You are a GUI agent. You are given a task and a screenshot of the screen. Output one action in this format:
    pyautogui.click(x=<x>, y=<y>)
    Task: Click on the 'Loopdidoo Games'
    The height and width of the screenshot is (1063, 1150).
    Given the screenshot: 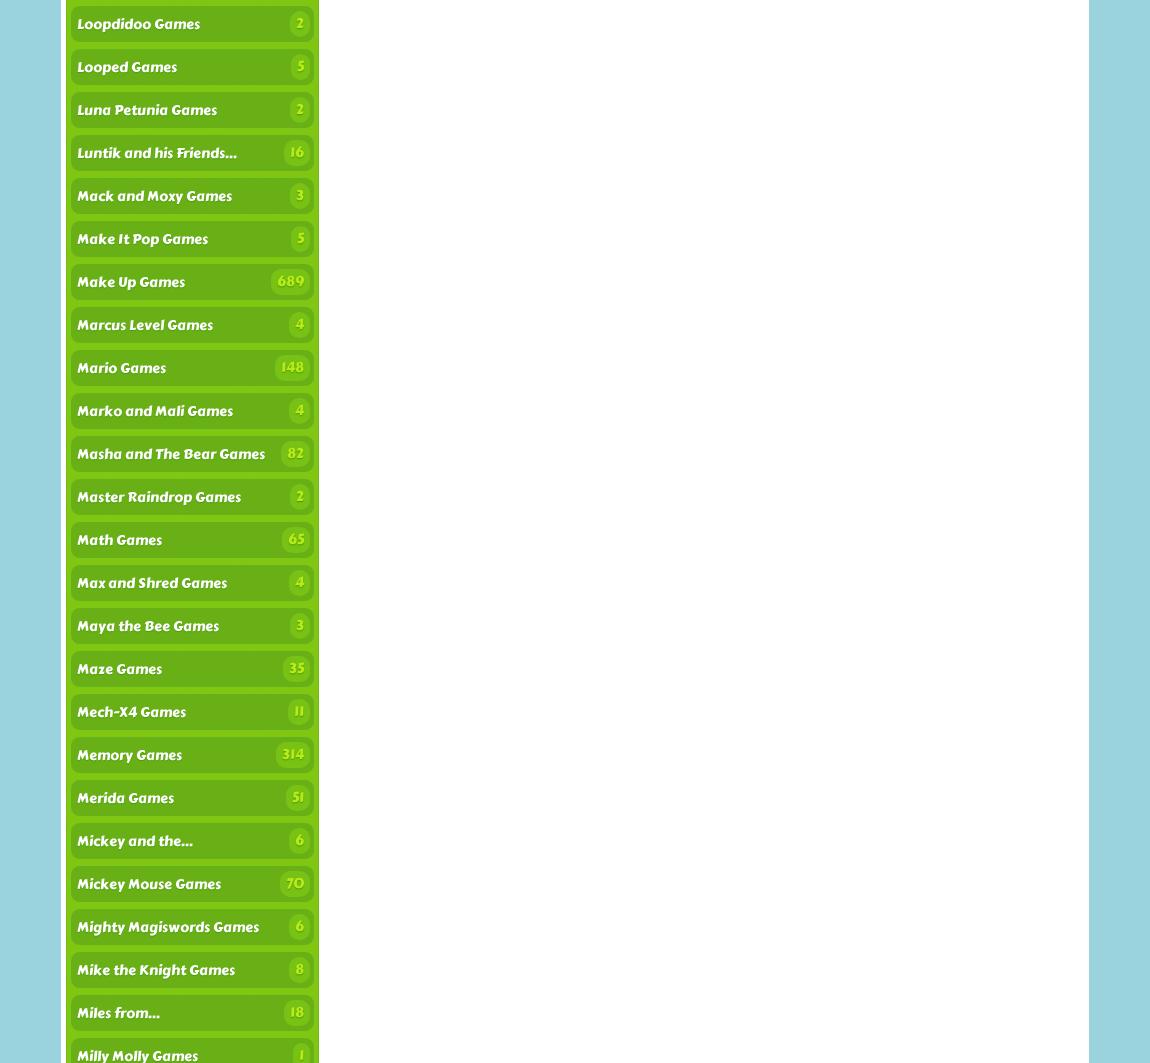 What is the action you would take?
    pyautogui.click(x=137, y=24)
    